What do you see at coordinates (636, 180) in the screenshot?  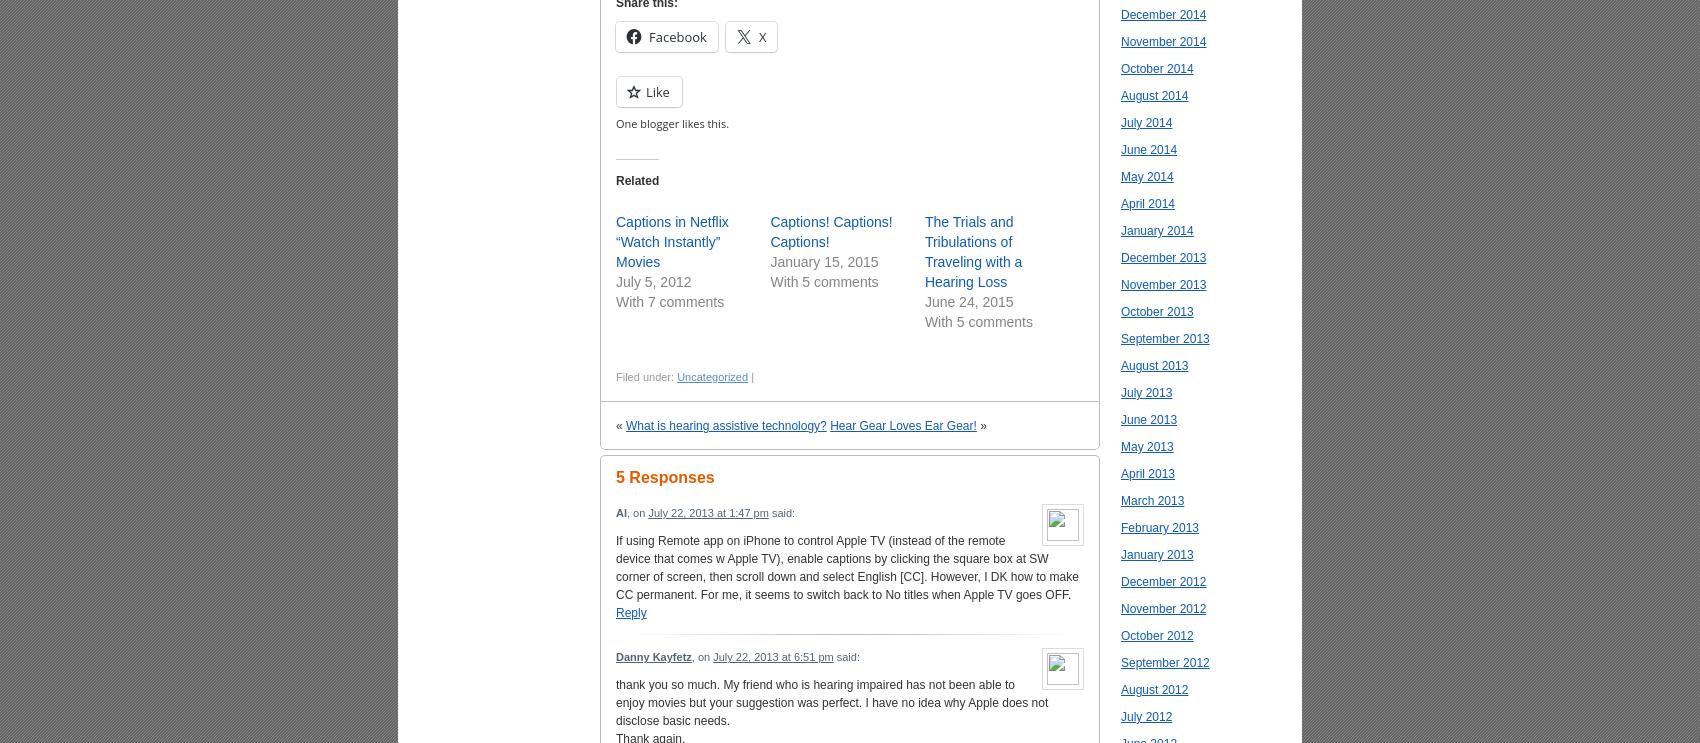 I see `'Related'` at bounding box center [636, 180].